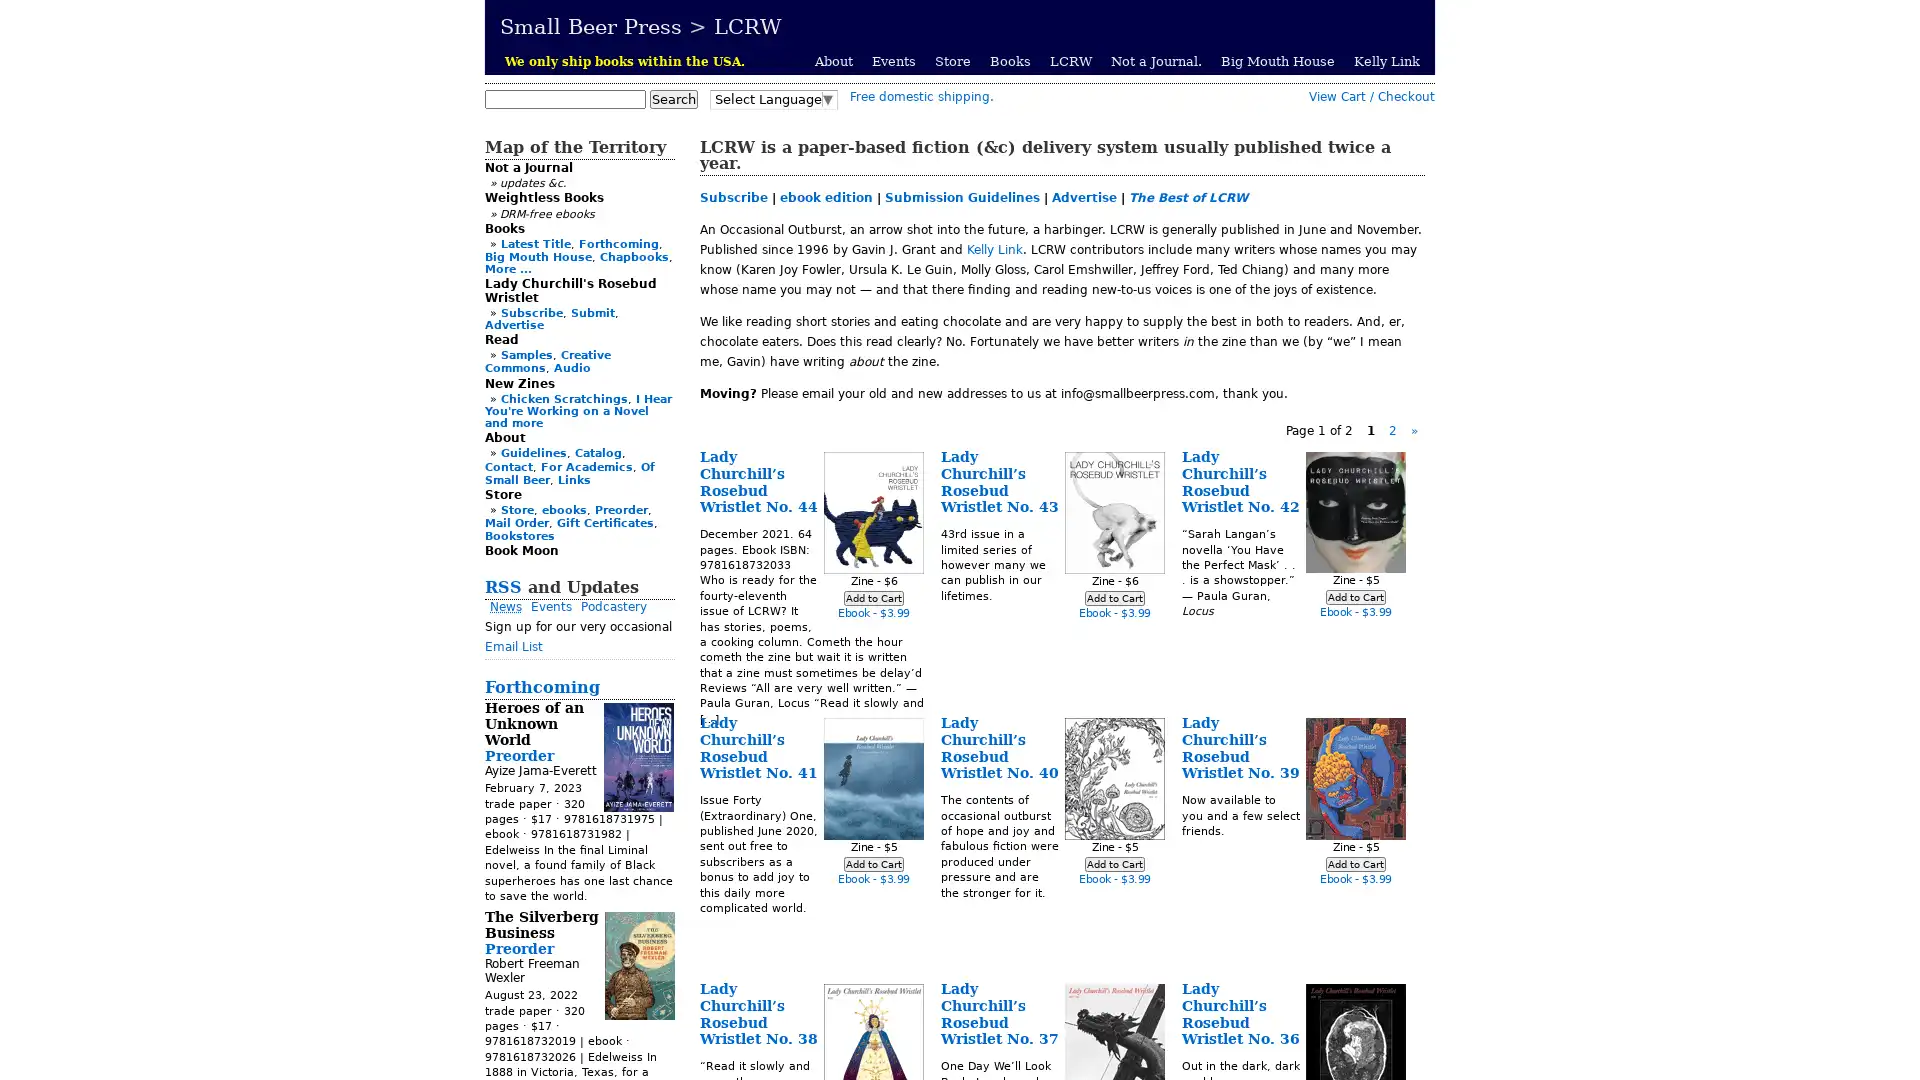 This screenshot has height=1080, width=1920. I want to click on Add to Cart, so click(1113, 862).